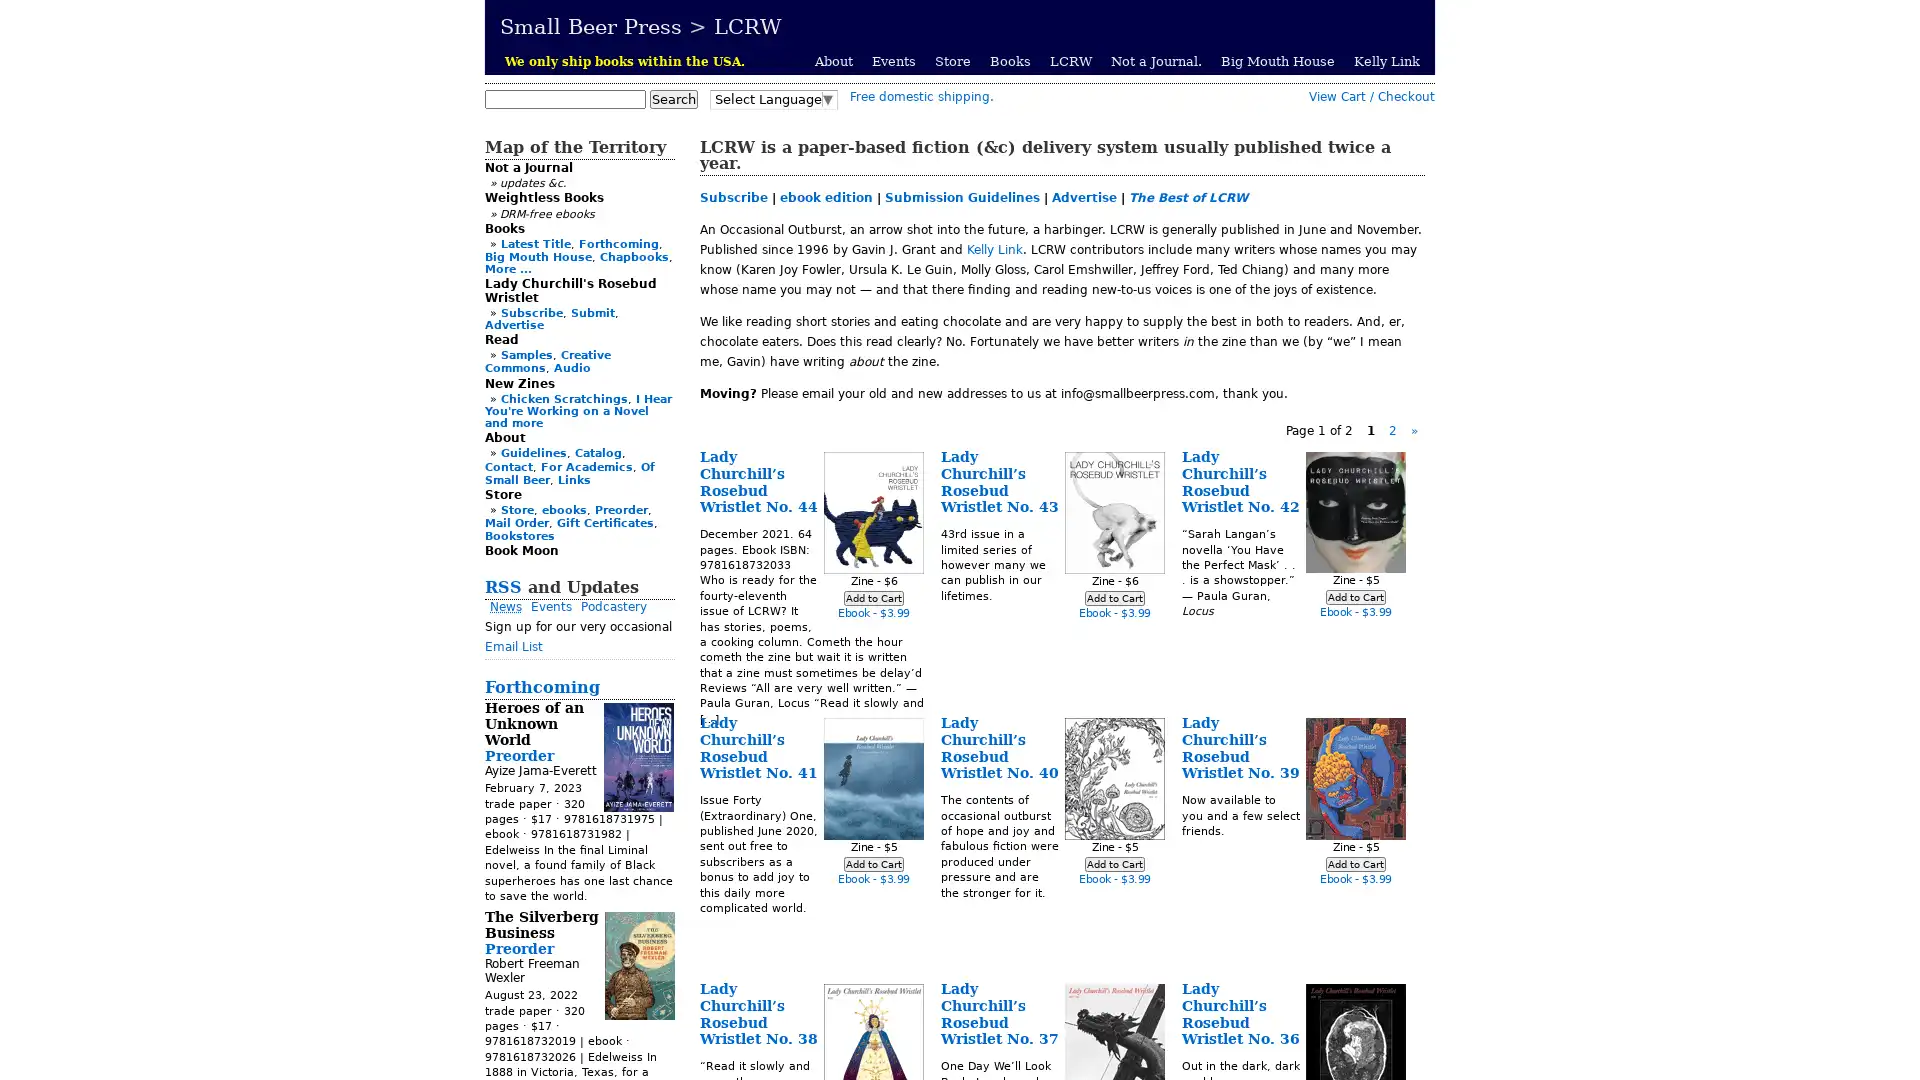 This screenshot has height=1080, width=1920. I want to click on Add to Cart, so click(1113, 862).